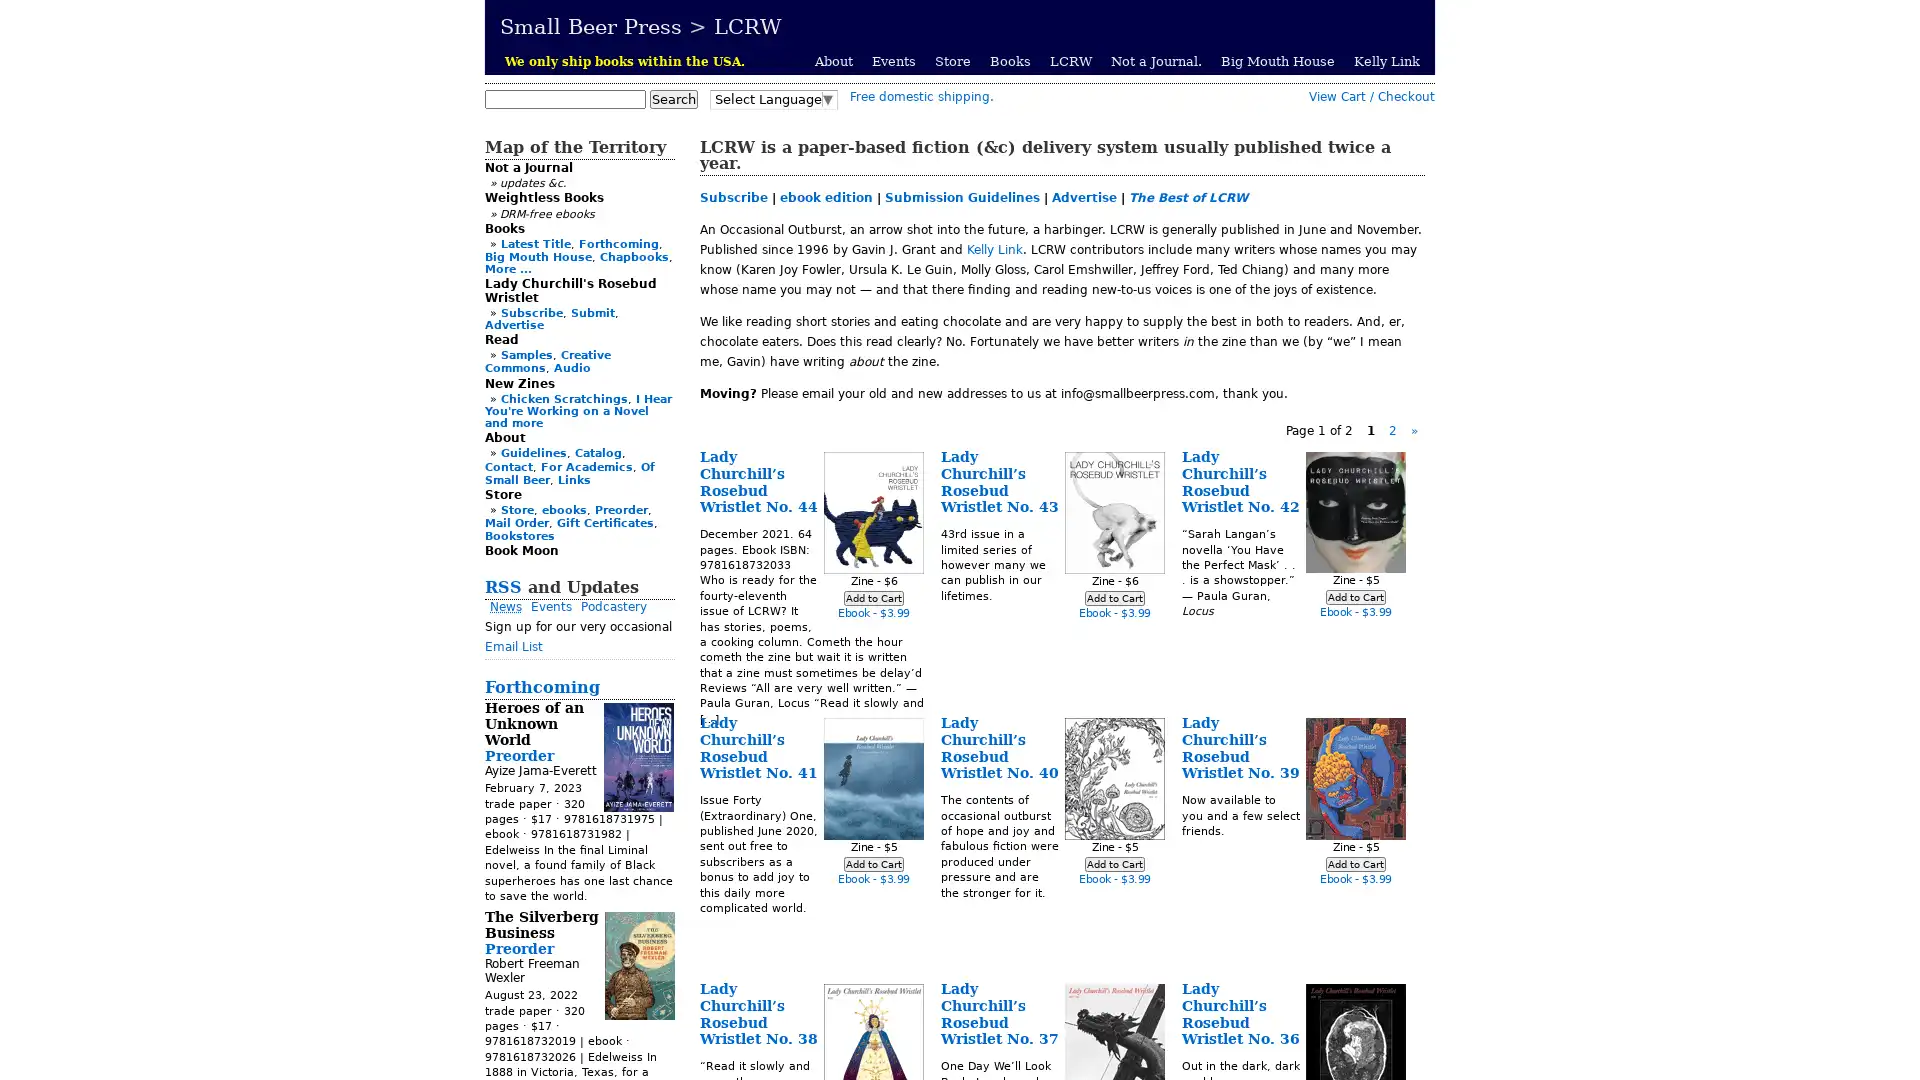 This screenshot has height=1080, width=1920. I want to click on Add to Cart, so click(1113, 862).